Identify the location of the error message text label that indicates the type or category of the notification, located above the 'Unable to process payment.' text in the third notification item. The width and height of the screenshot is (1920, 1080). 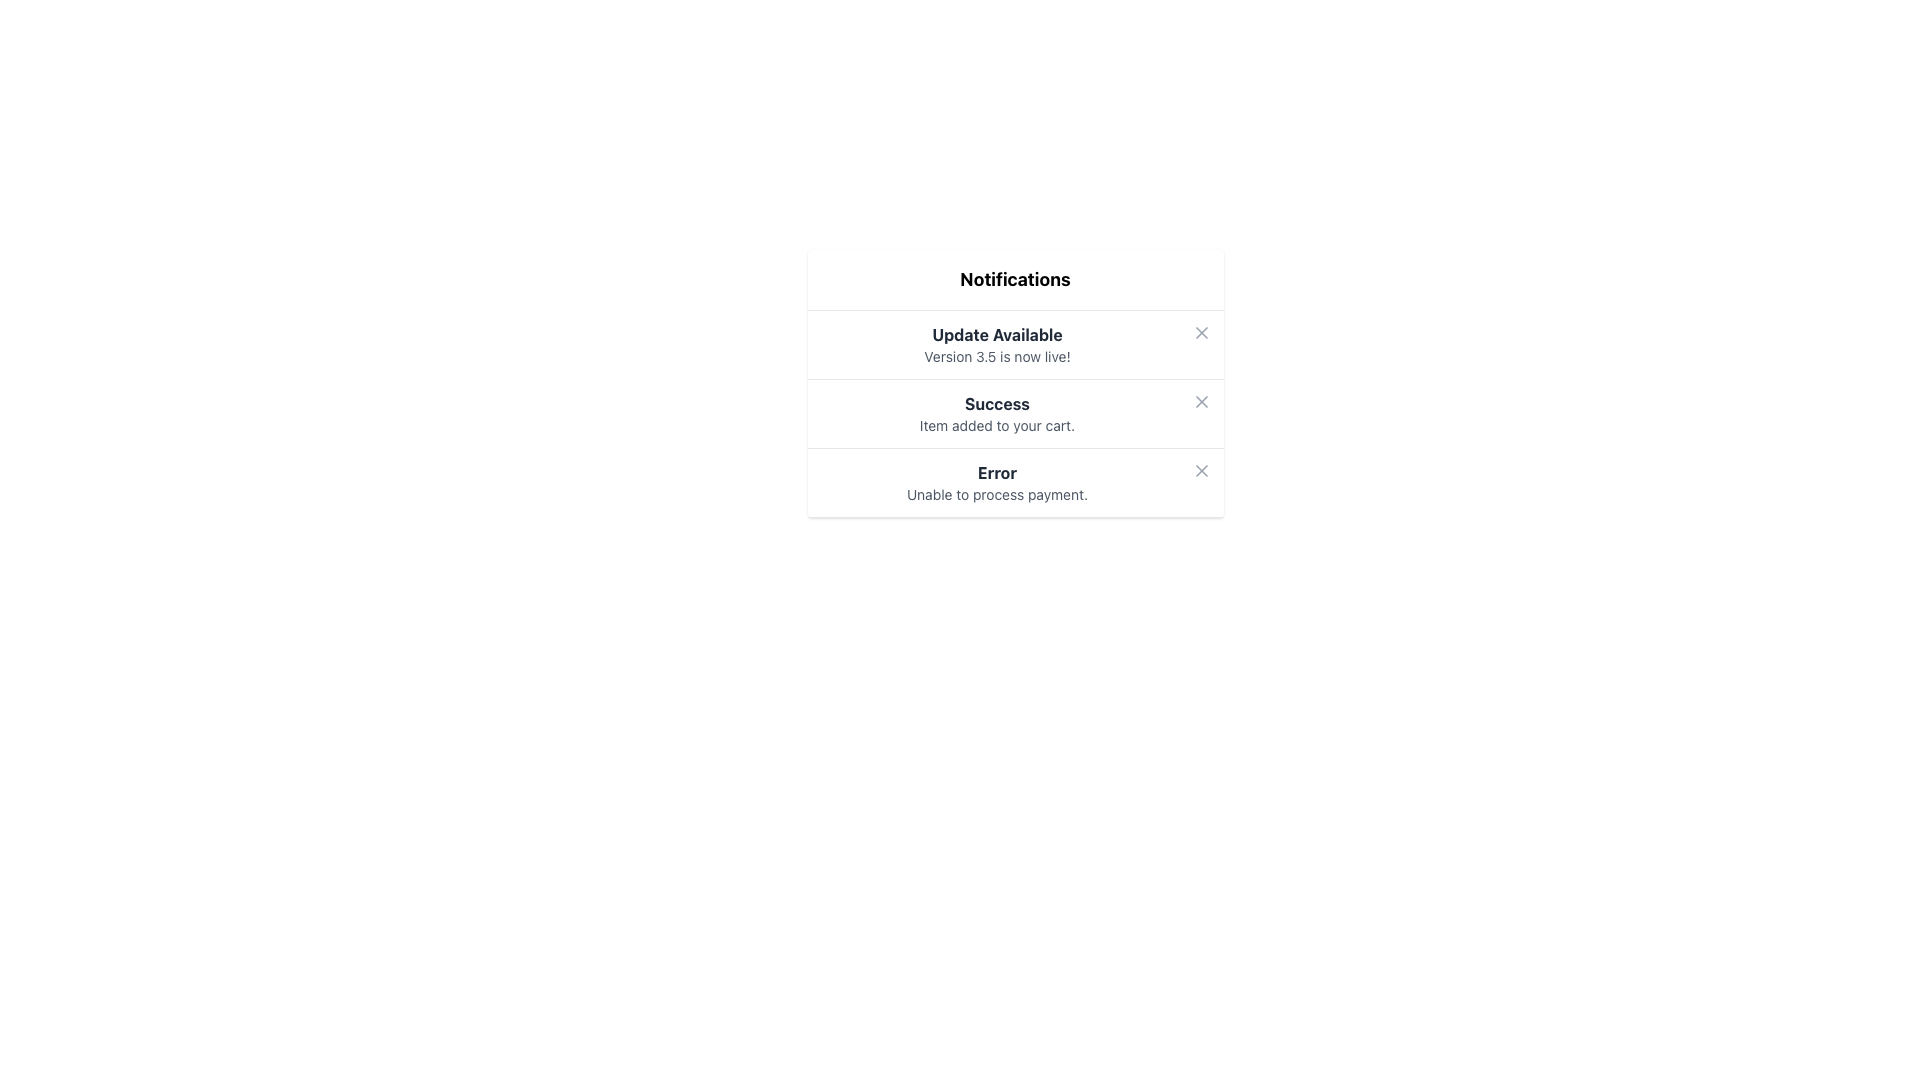
(997, 473).